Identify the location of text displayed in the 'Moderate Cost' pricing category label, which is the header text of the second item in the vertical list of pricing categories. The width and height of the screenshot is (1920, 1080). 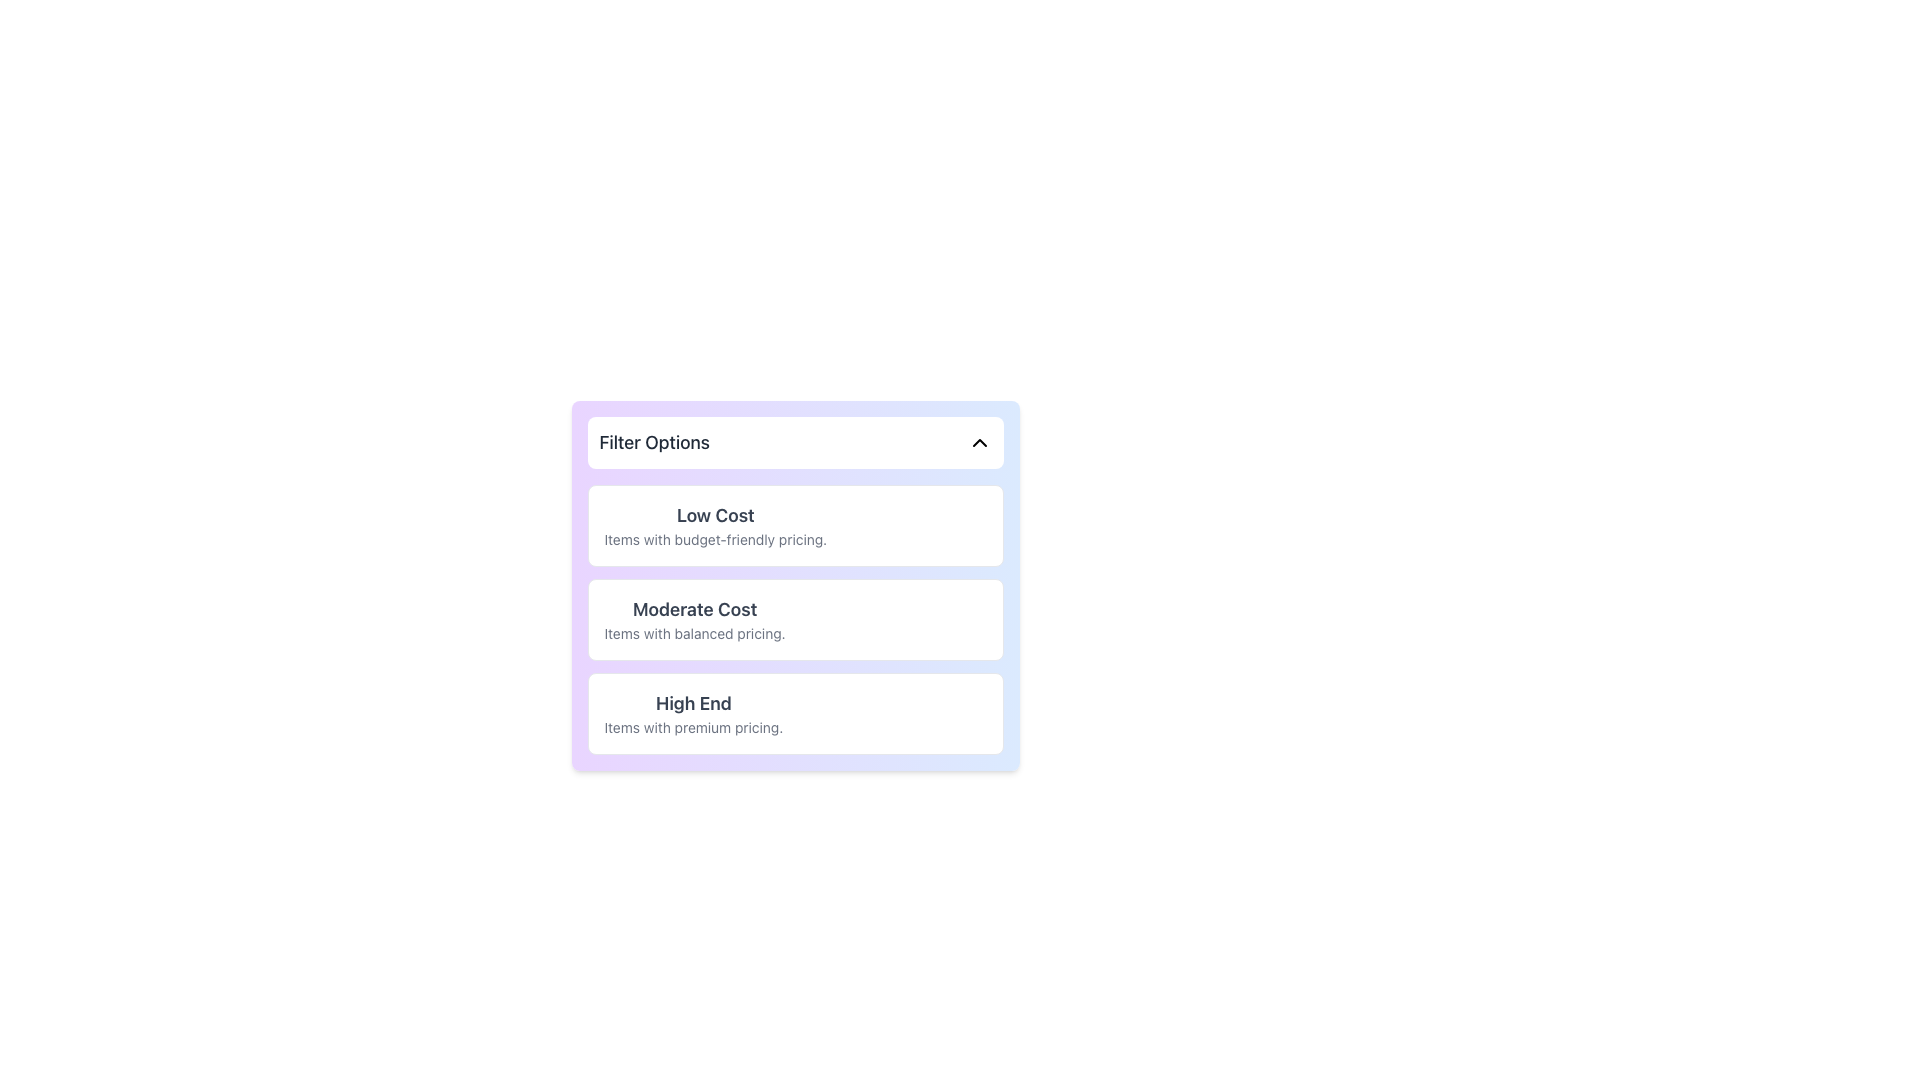
(695, 608).